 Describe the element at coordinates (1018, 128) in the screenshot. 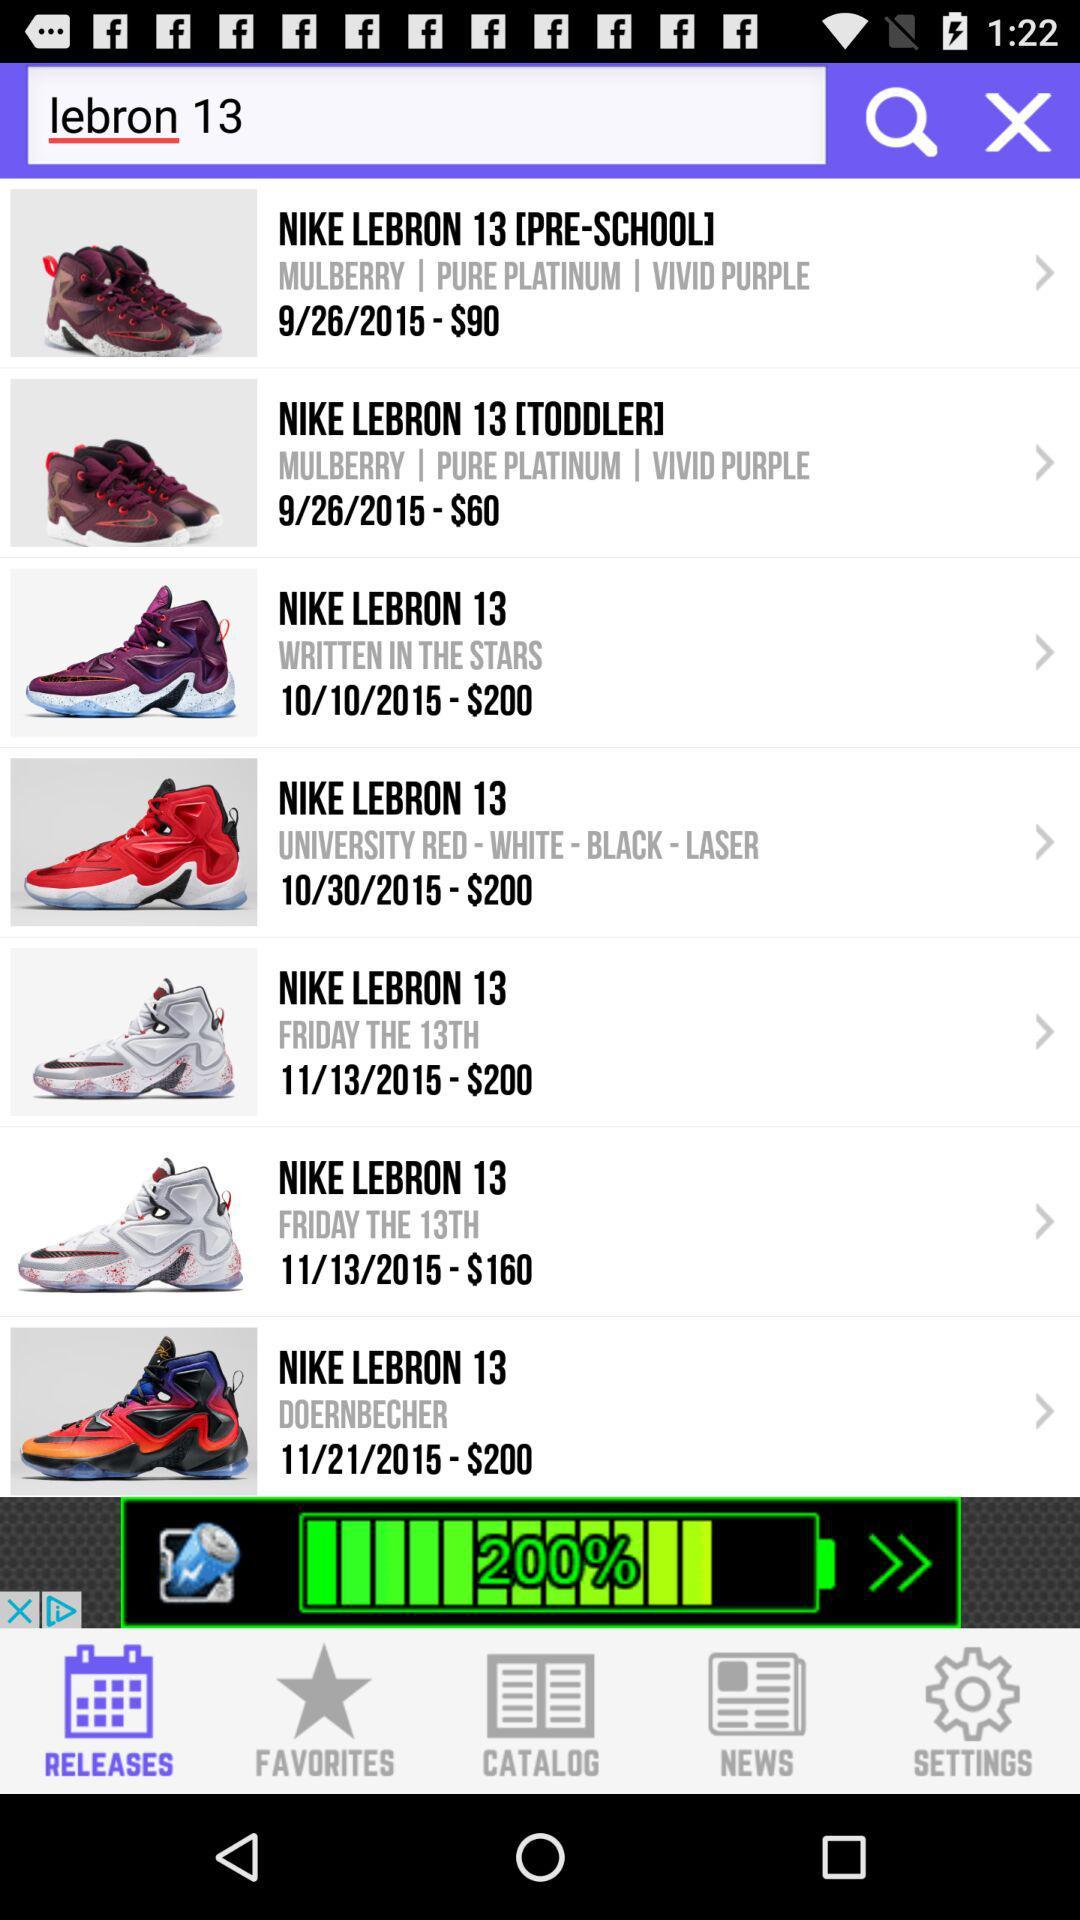

I see `the close icon` at that location.